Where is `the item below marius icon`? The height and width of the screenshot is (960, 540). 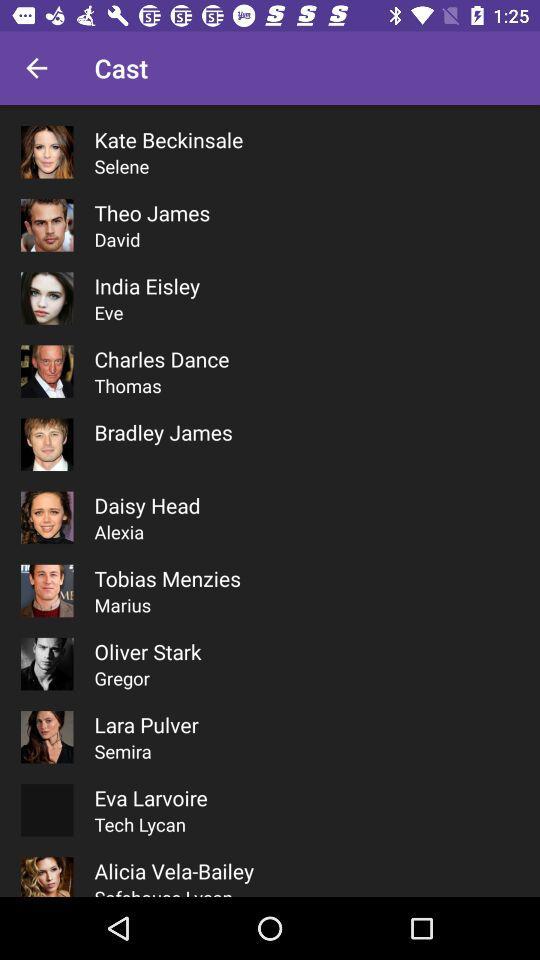 the item below marius icon is located at coordinates (146, 650).